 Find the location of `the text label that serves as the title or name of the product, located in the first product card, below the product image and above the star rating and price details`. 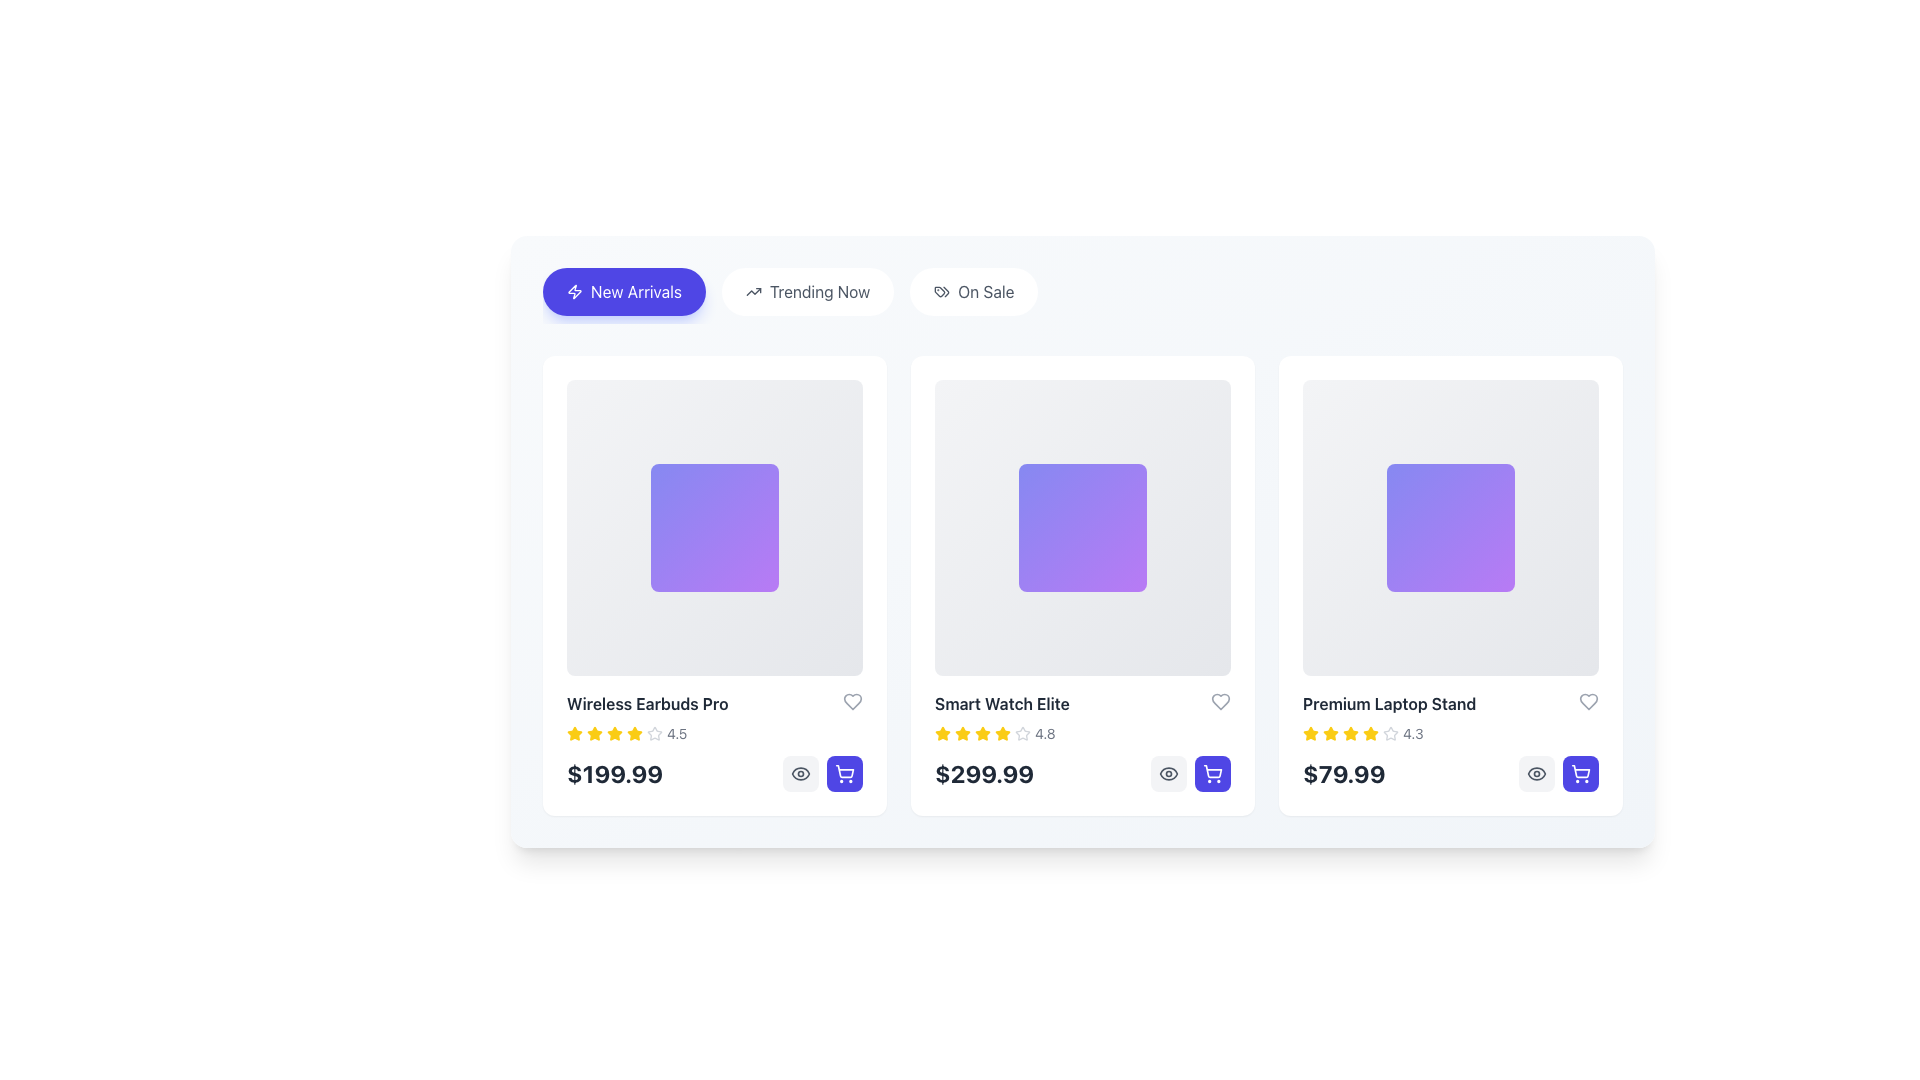

the text label that serves as the title or name of the product, located in the first product card, below the product image and above the star rating and price details is located at coordinates (647, 703).